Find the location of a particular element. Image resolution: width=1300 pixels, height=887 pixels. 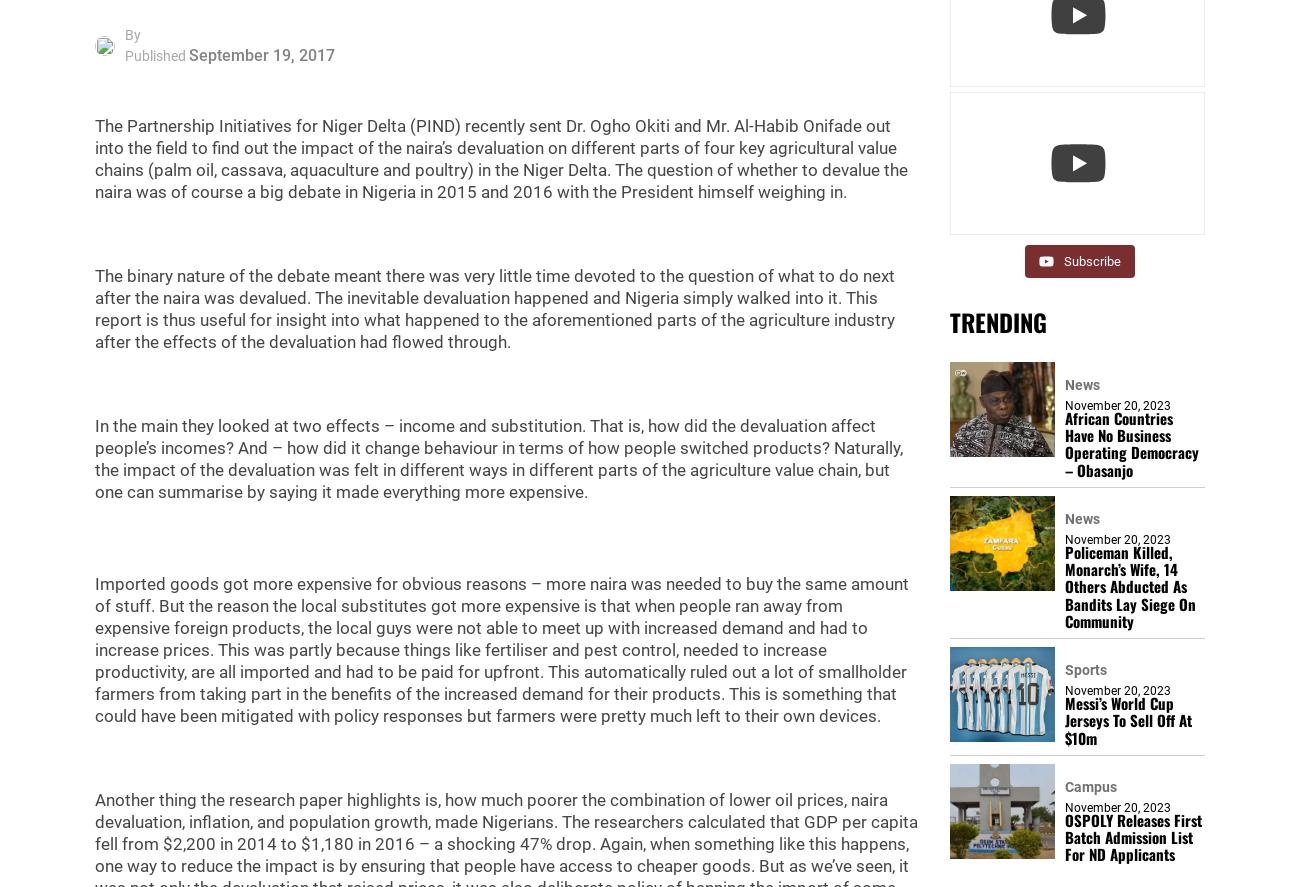

'OSPOLY Releases First Batch Admission List For ND Applicants' is located at coordinates (1132, 836).